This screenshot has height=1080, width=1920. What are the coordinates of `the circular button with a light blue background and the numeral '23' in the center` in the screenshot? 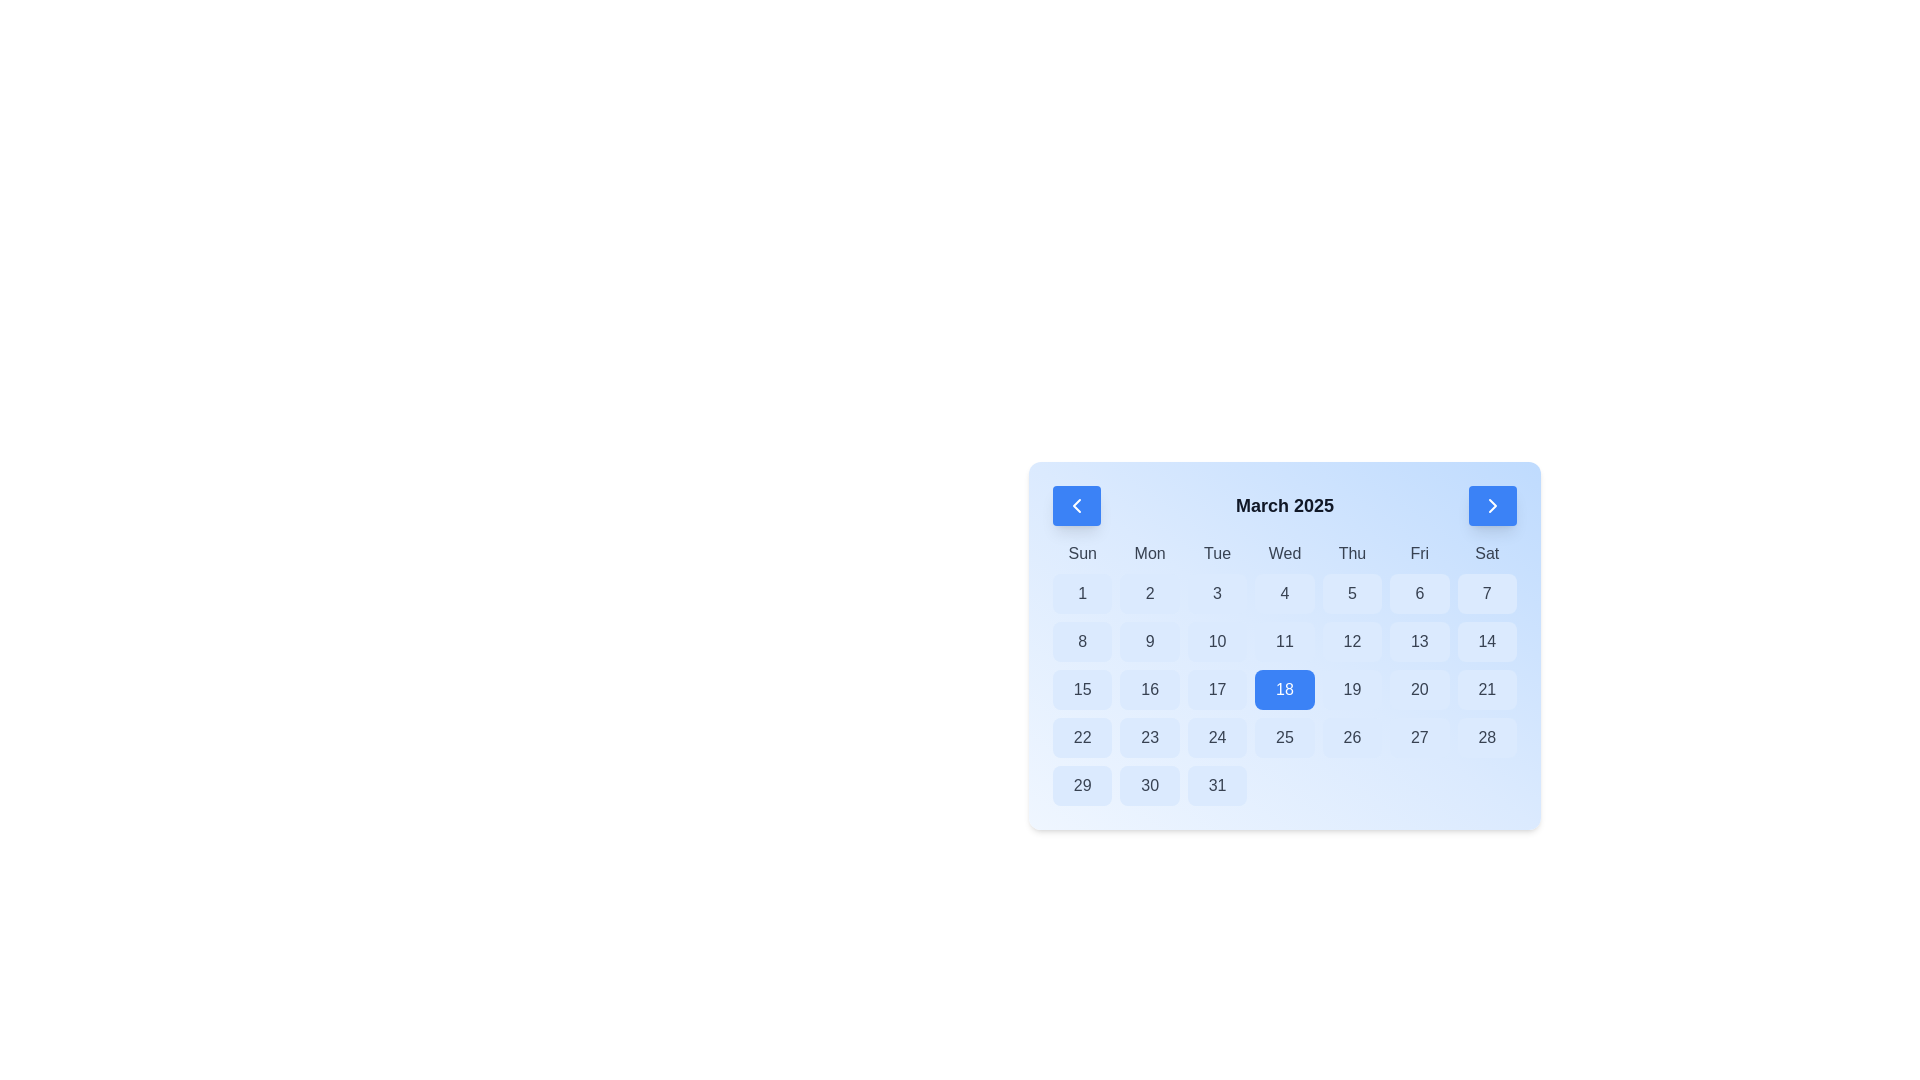 It's located at (1150, 737).